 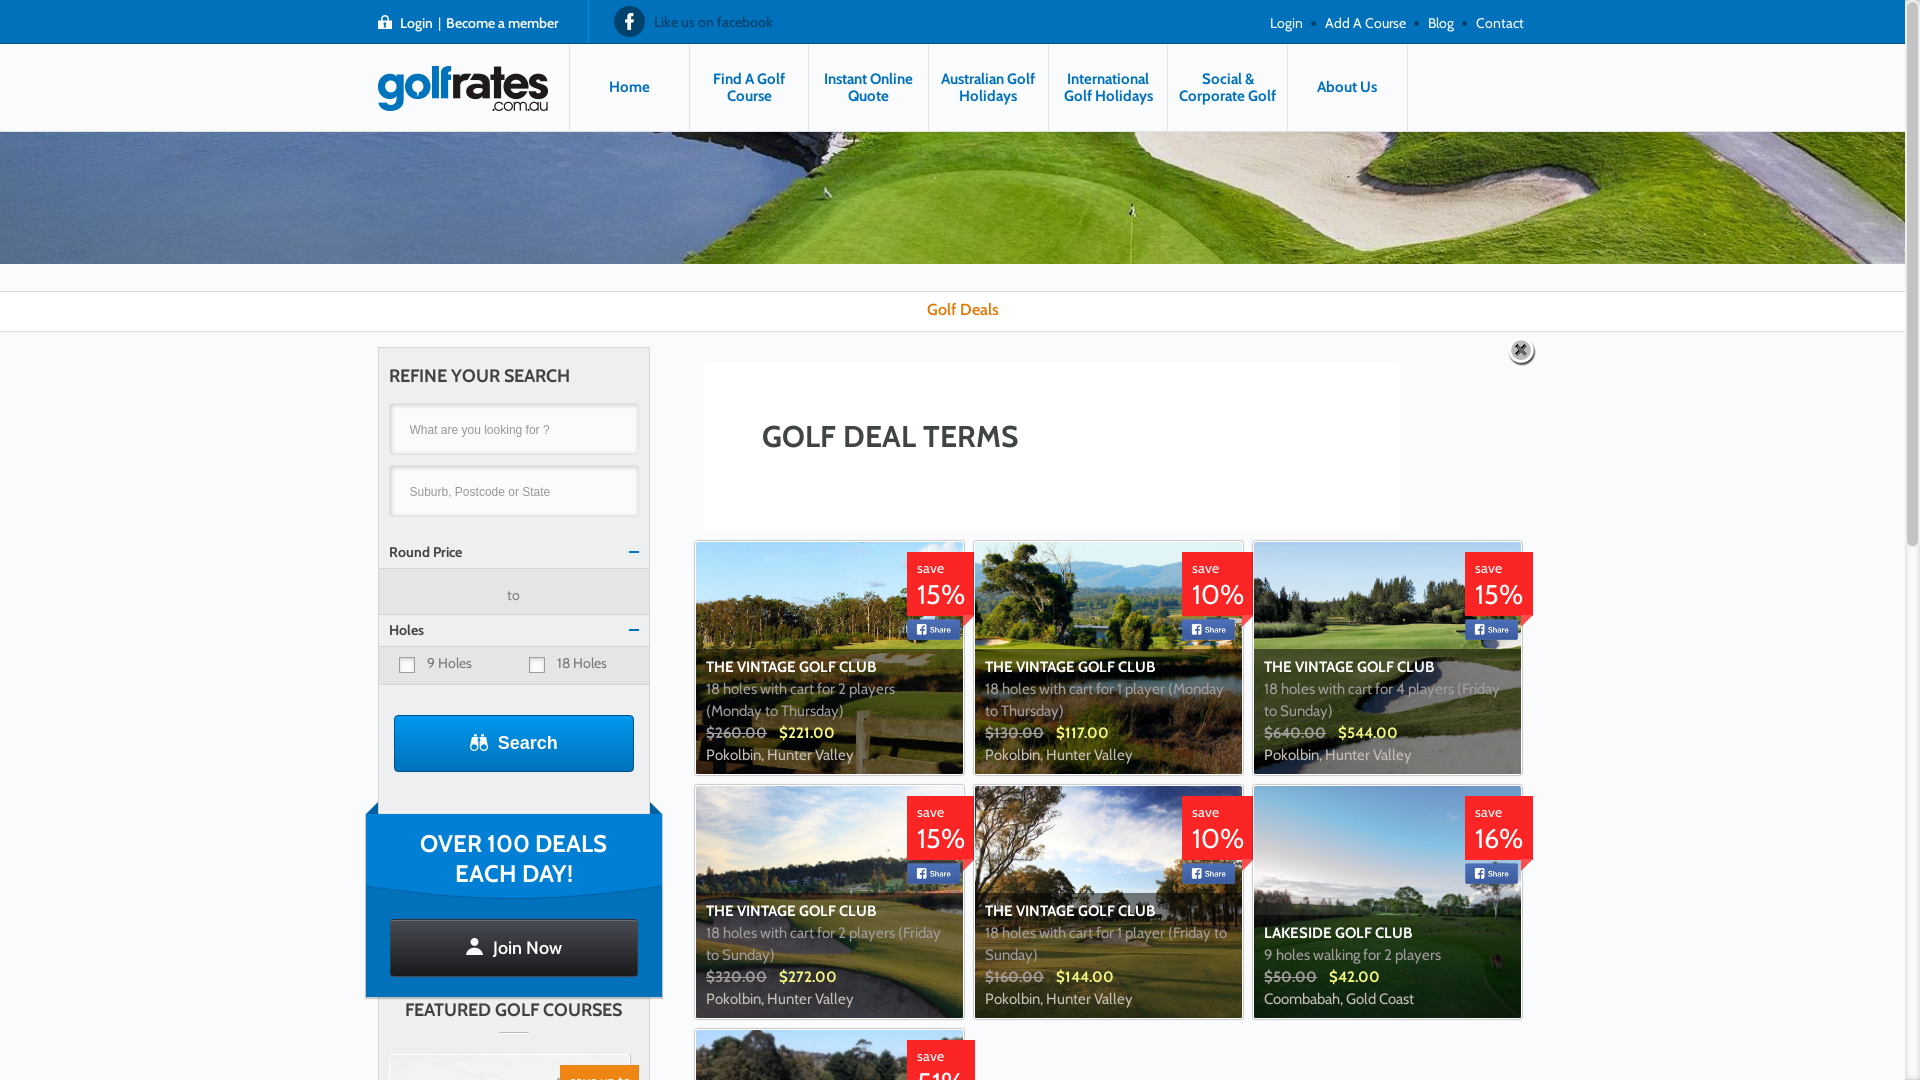 What do you see at coordinates (1498, 833) in the screenshot?
I see `'save` at bounding box center [1498, 833].